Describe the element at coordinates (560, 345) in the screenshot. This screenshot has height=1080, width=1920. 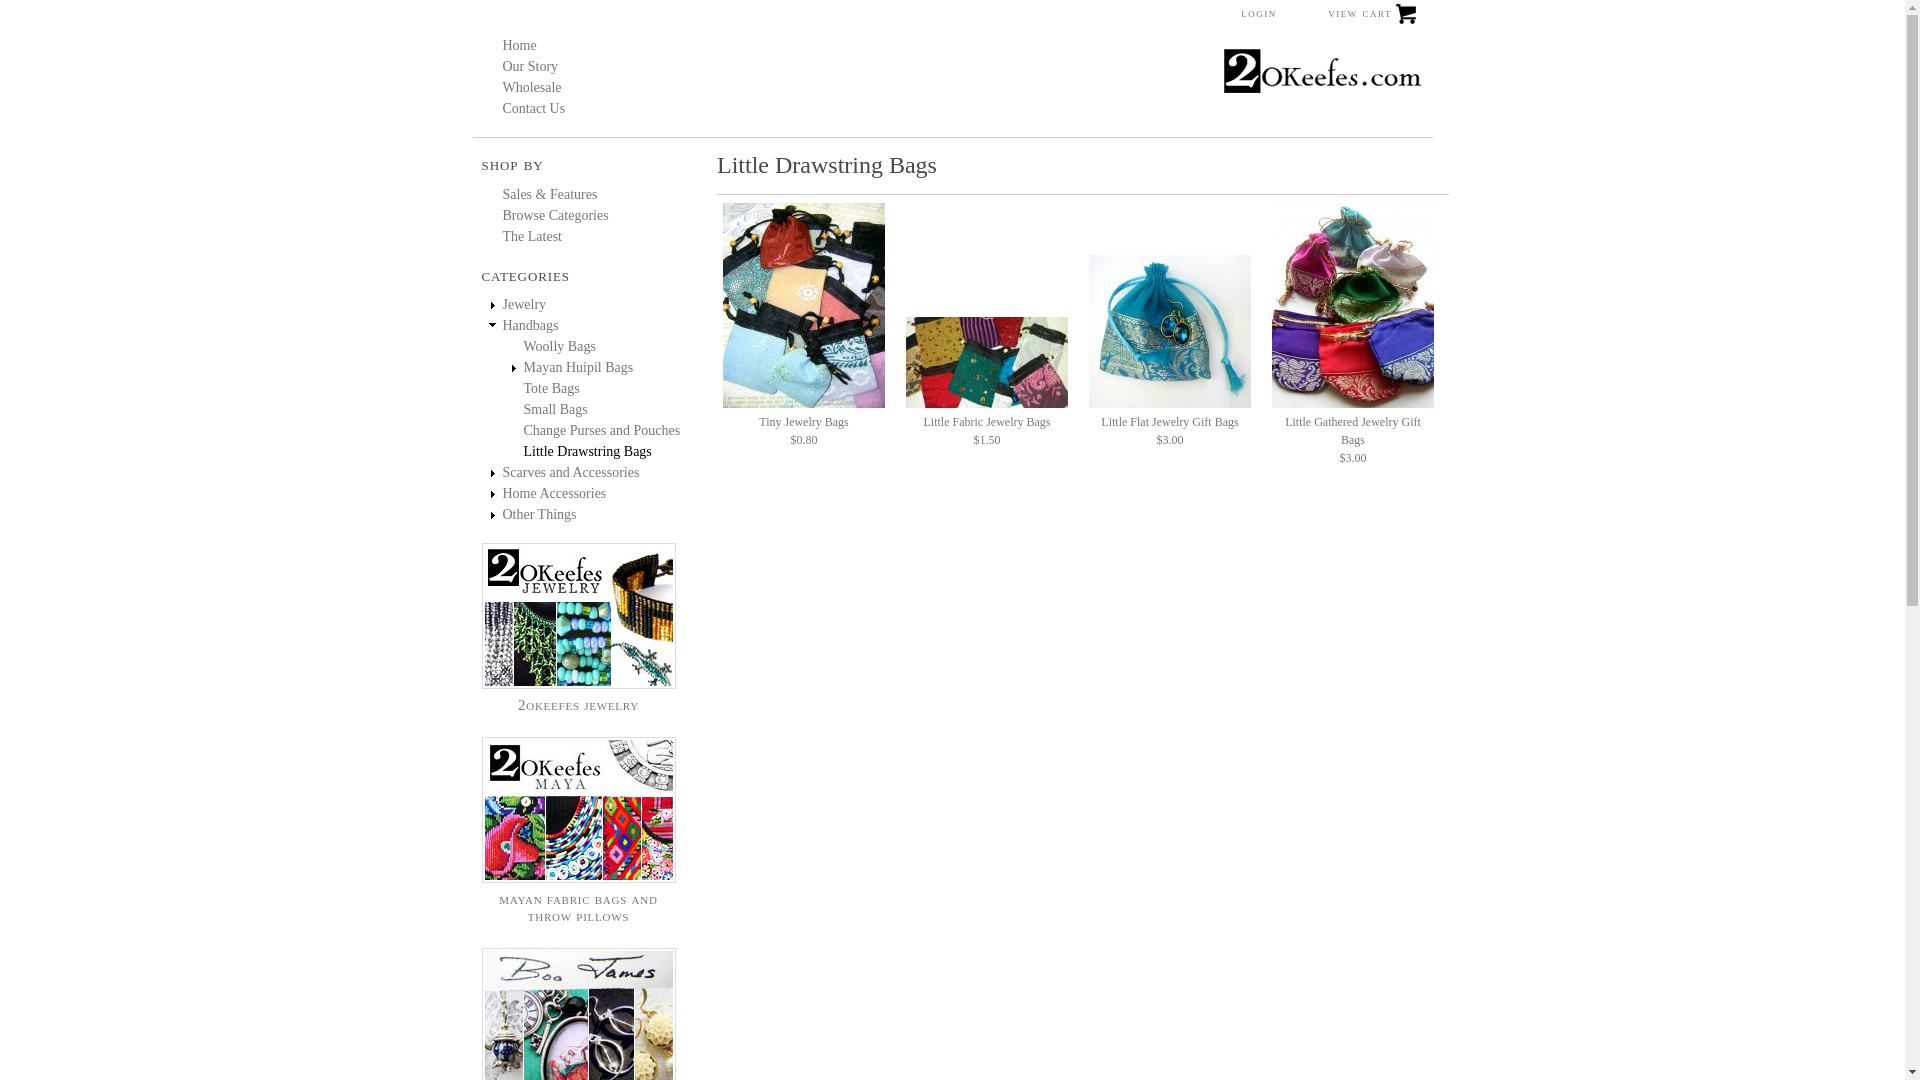
I see `'Woolly Bags'` at that location.